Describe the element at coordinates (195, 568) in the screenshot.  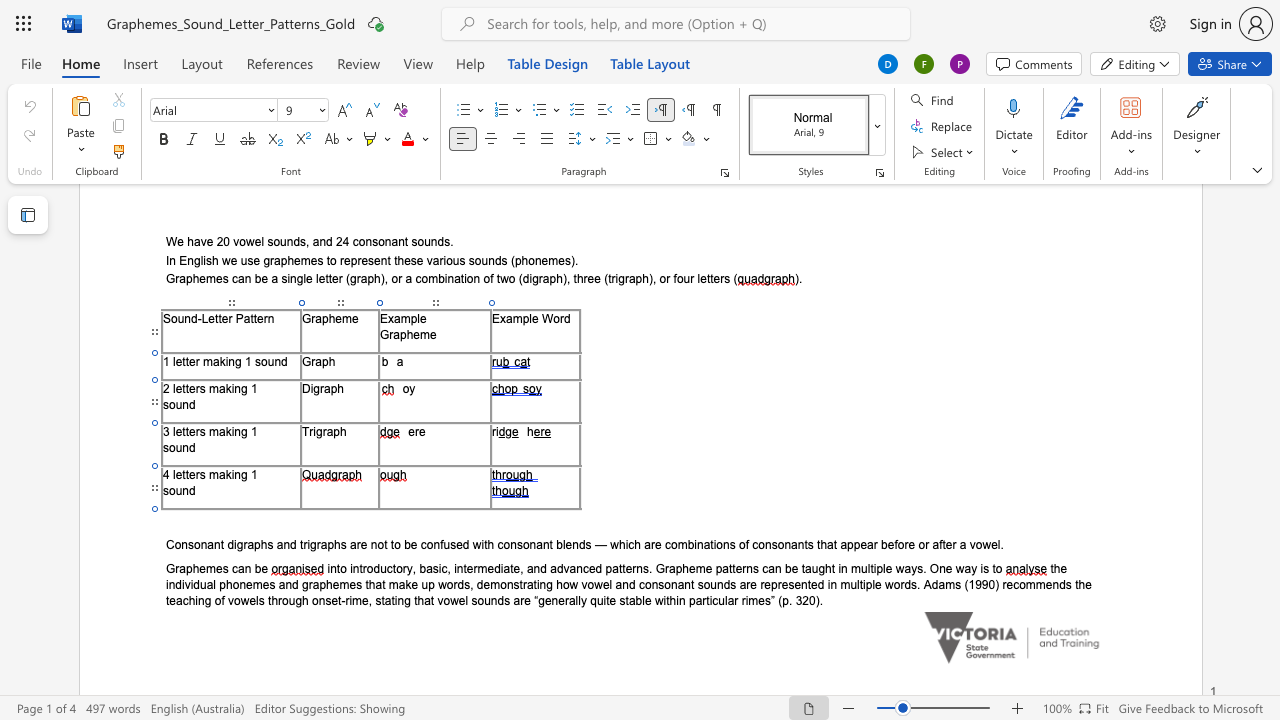
I see `the 1th character "h" in the text` at that location.